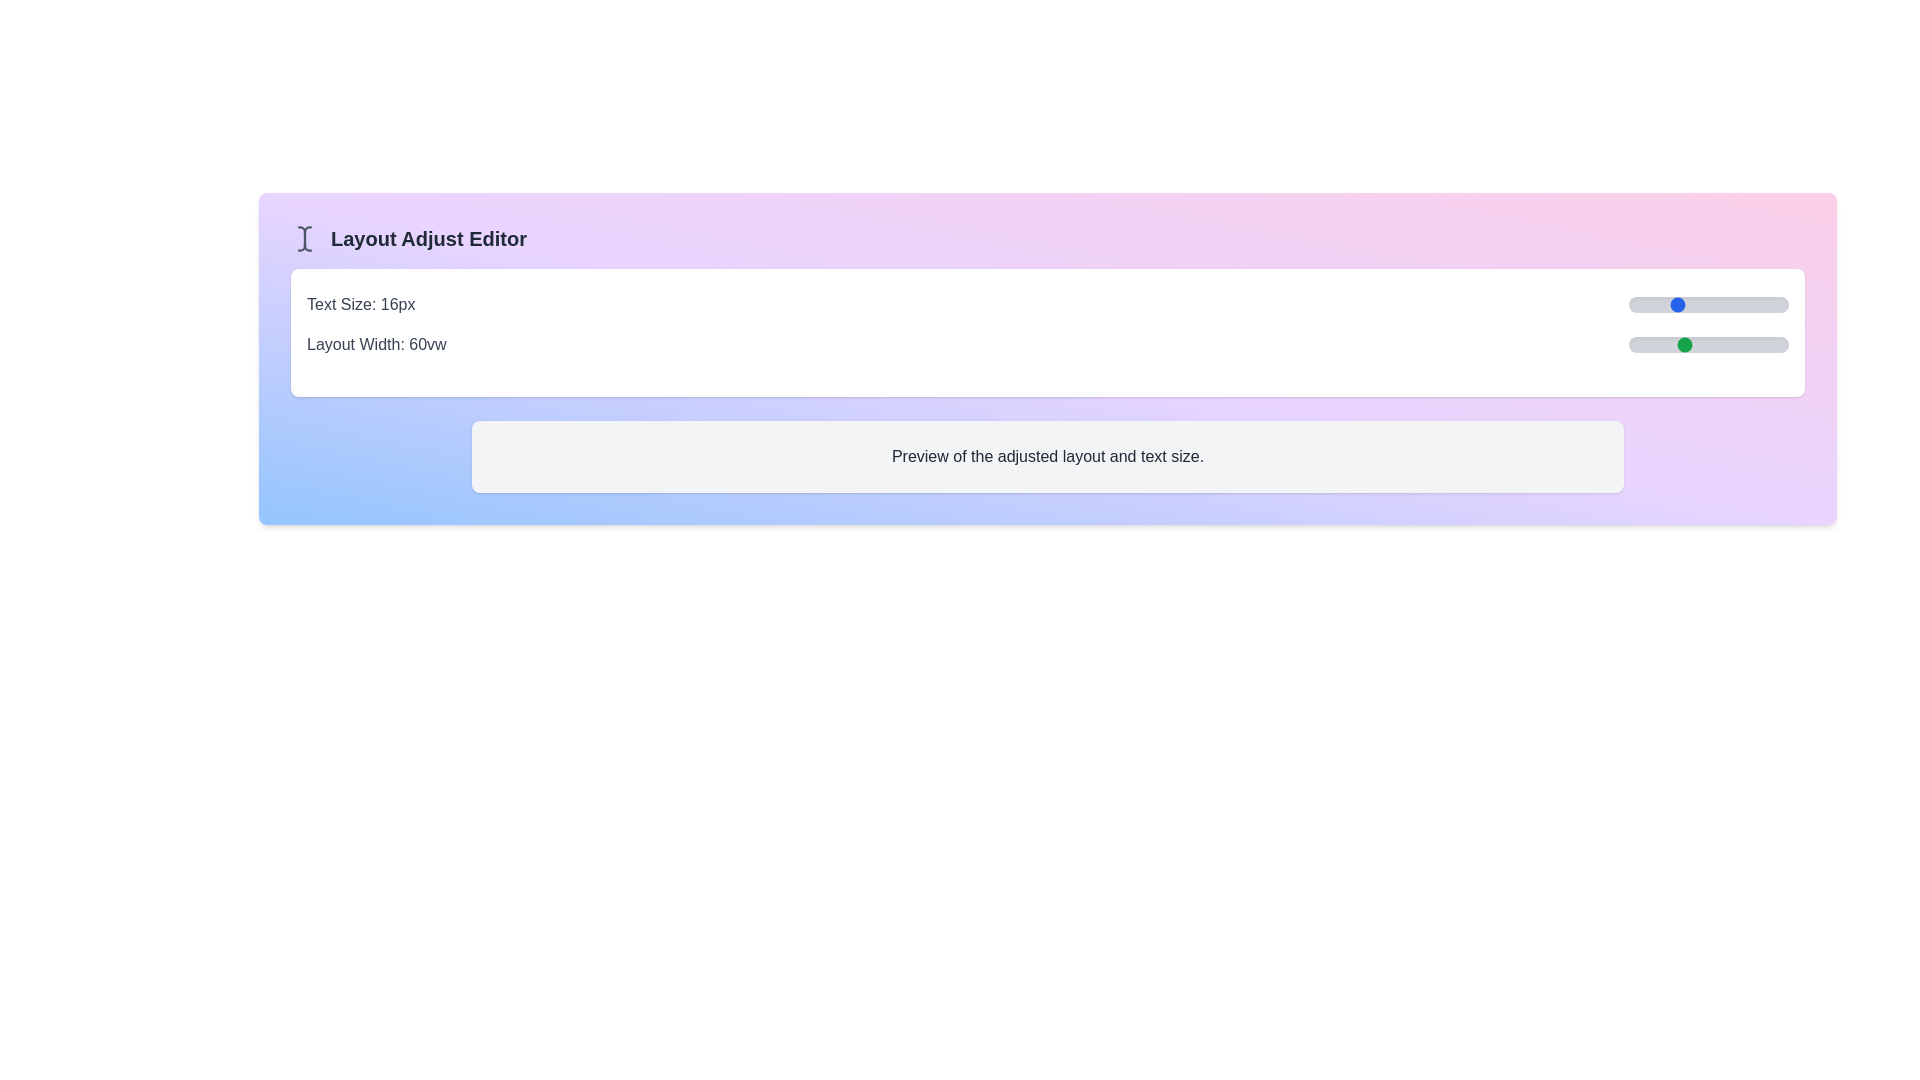 The height and width of the screenshot is (1080, 1920). I want to click on the text size, so click(1634, 304).